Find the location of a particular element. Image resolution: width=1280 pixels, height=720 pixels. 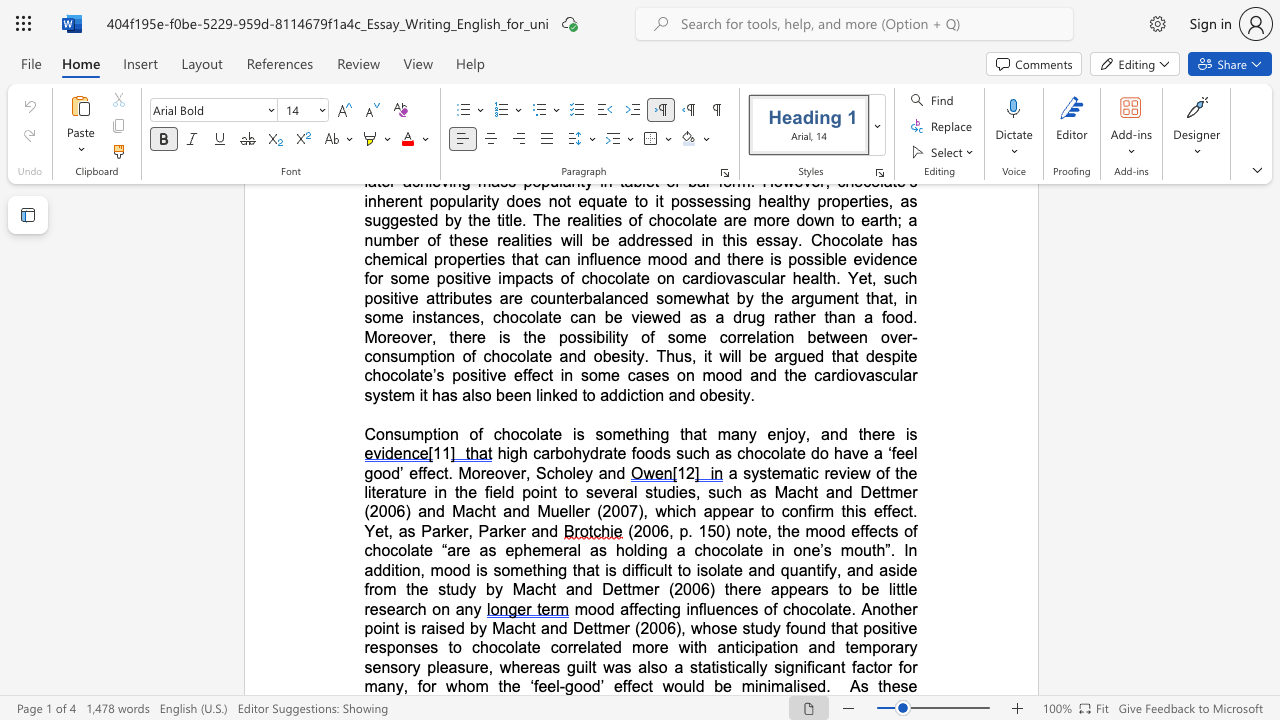

the subset text "y significant factor for many, for whom the ‘feel-good’ effect would b" within the text "guilt was also a statistically significant factor for many, for whom the ‘feel-good’ effect would be min" is located at coordinates (758, 667).